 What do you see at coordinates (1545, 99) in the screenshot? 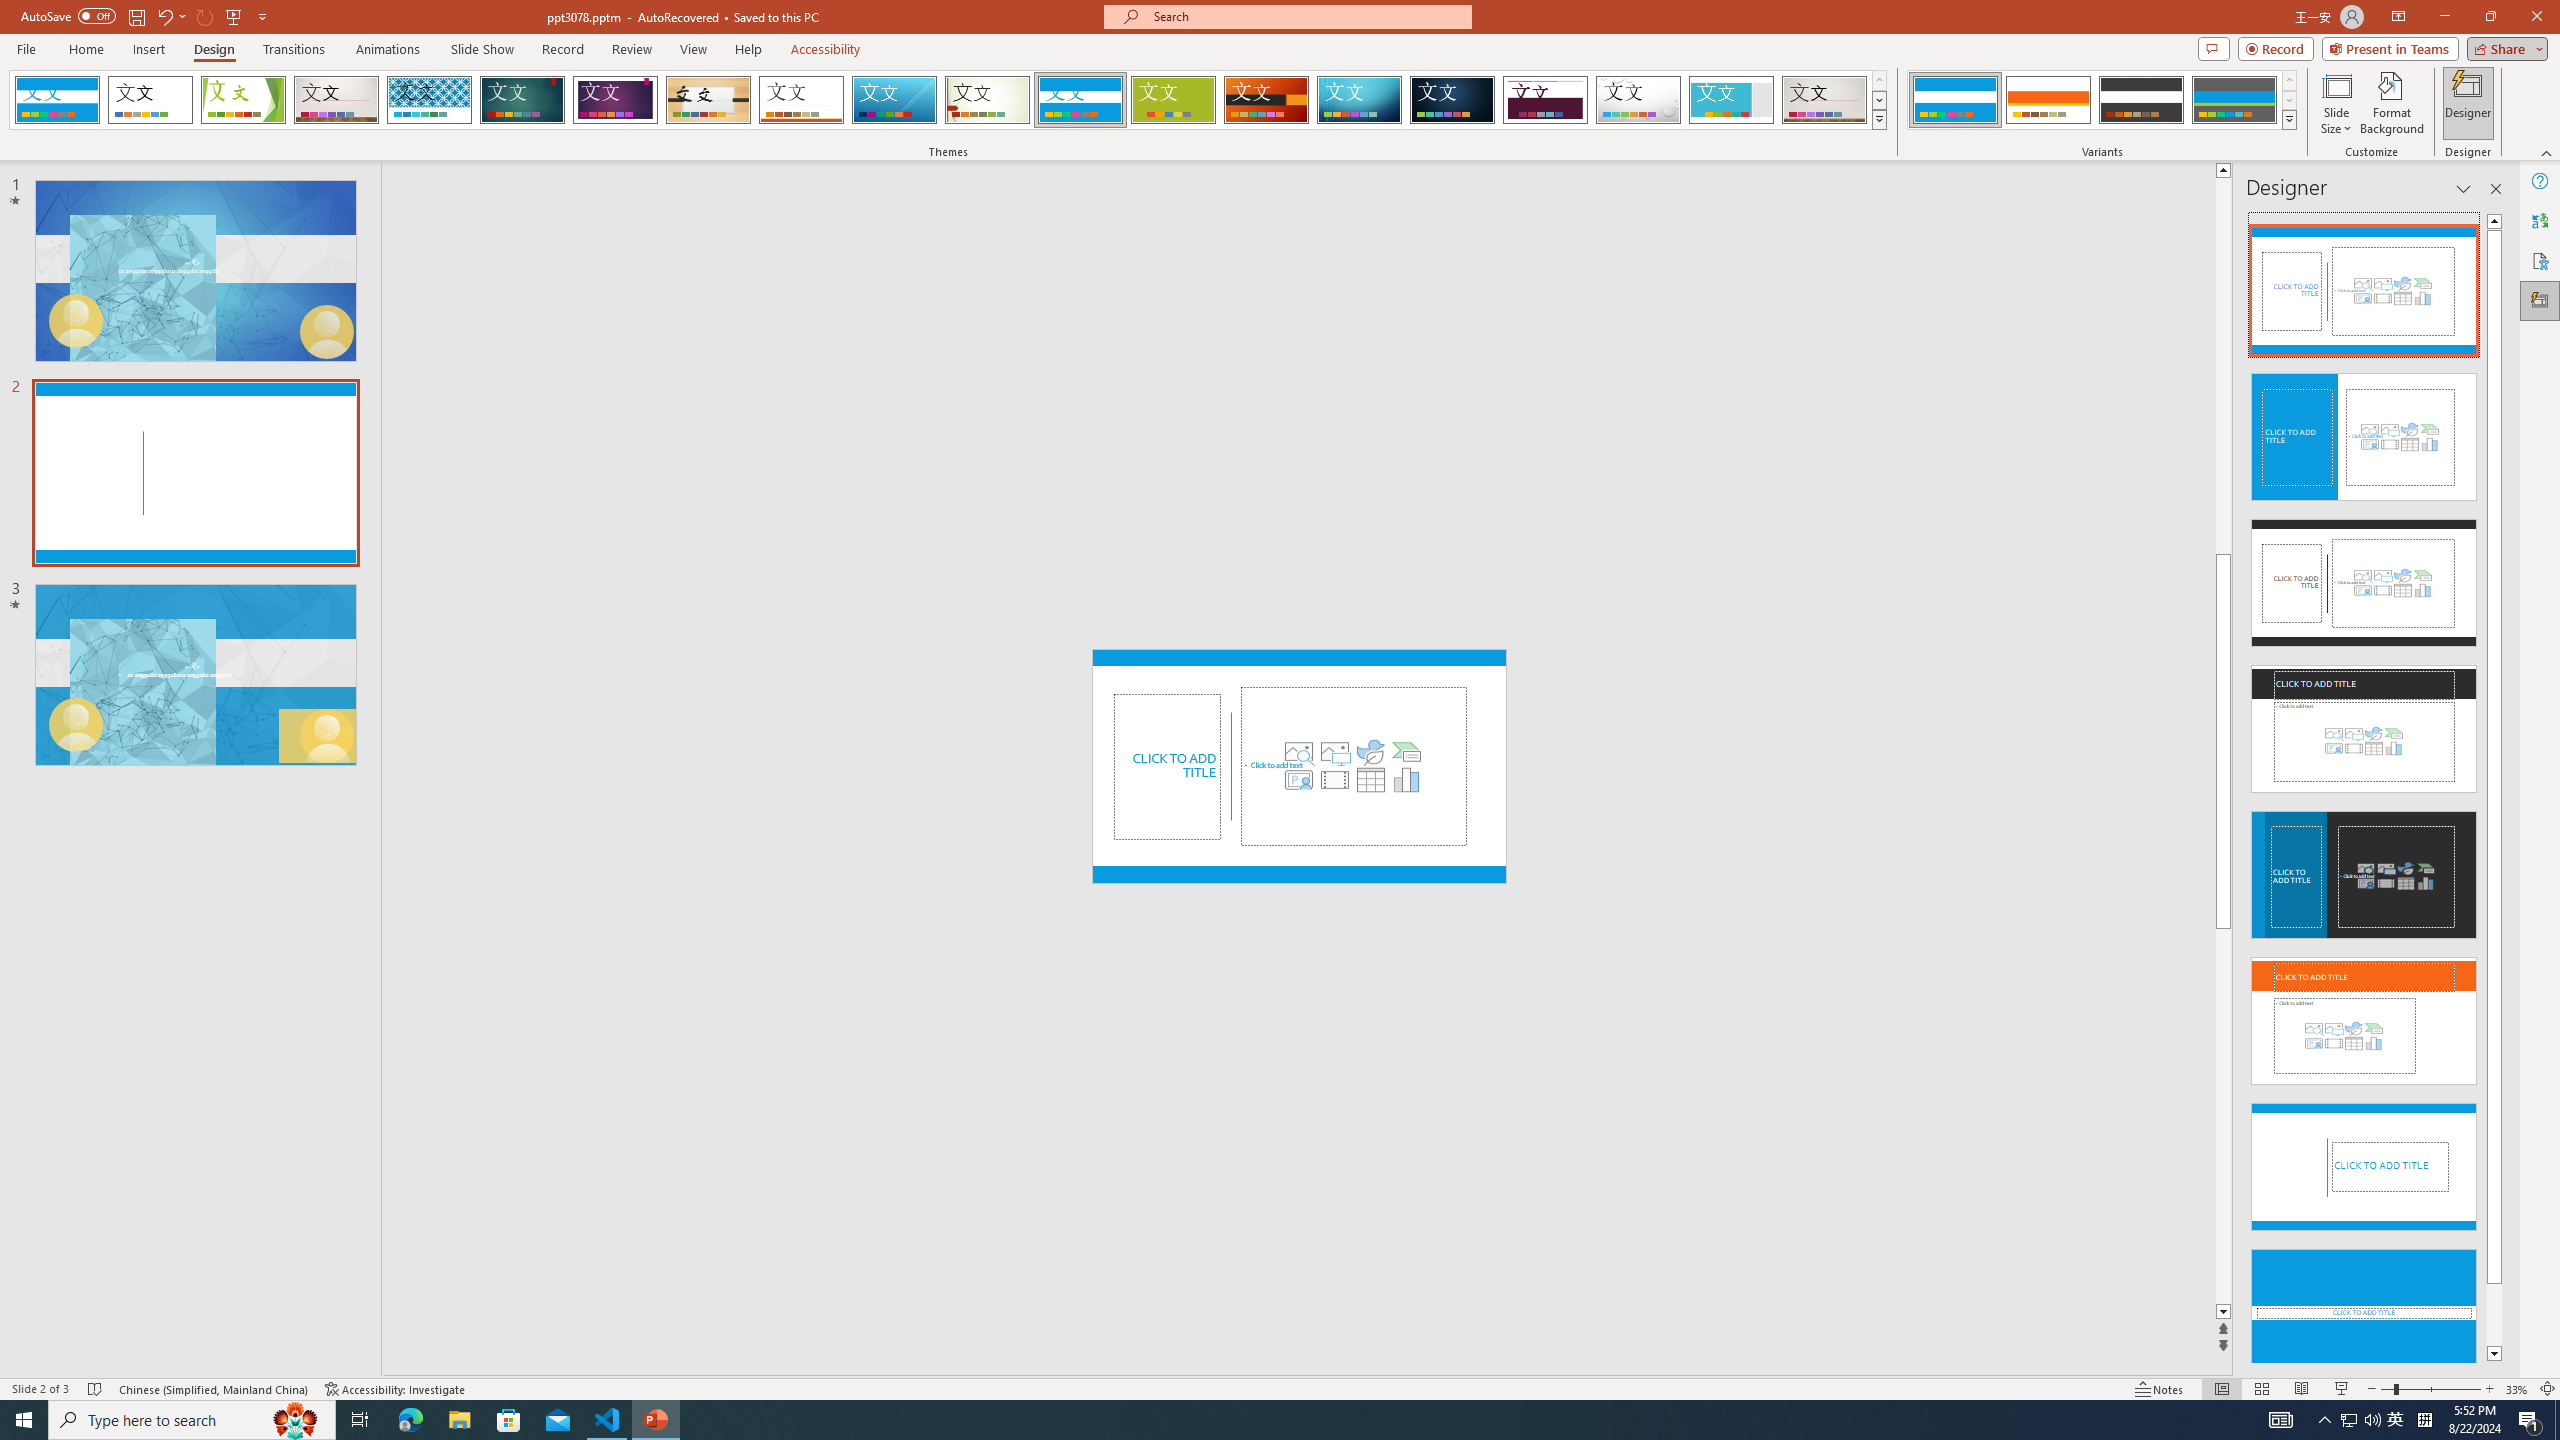
I see `'Dividend'` at bounding box center [1545, 99].